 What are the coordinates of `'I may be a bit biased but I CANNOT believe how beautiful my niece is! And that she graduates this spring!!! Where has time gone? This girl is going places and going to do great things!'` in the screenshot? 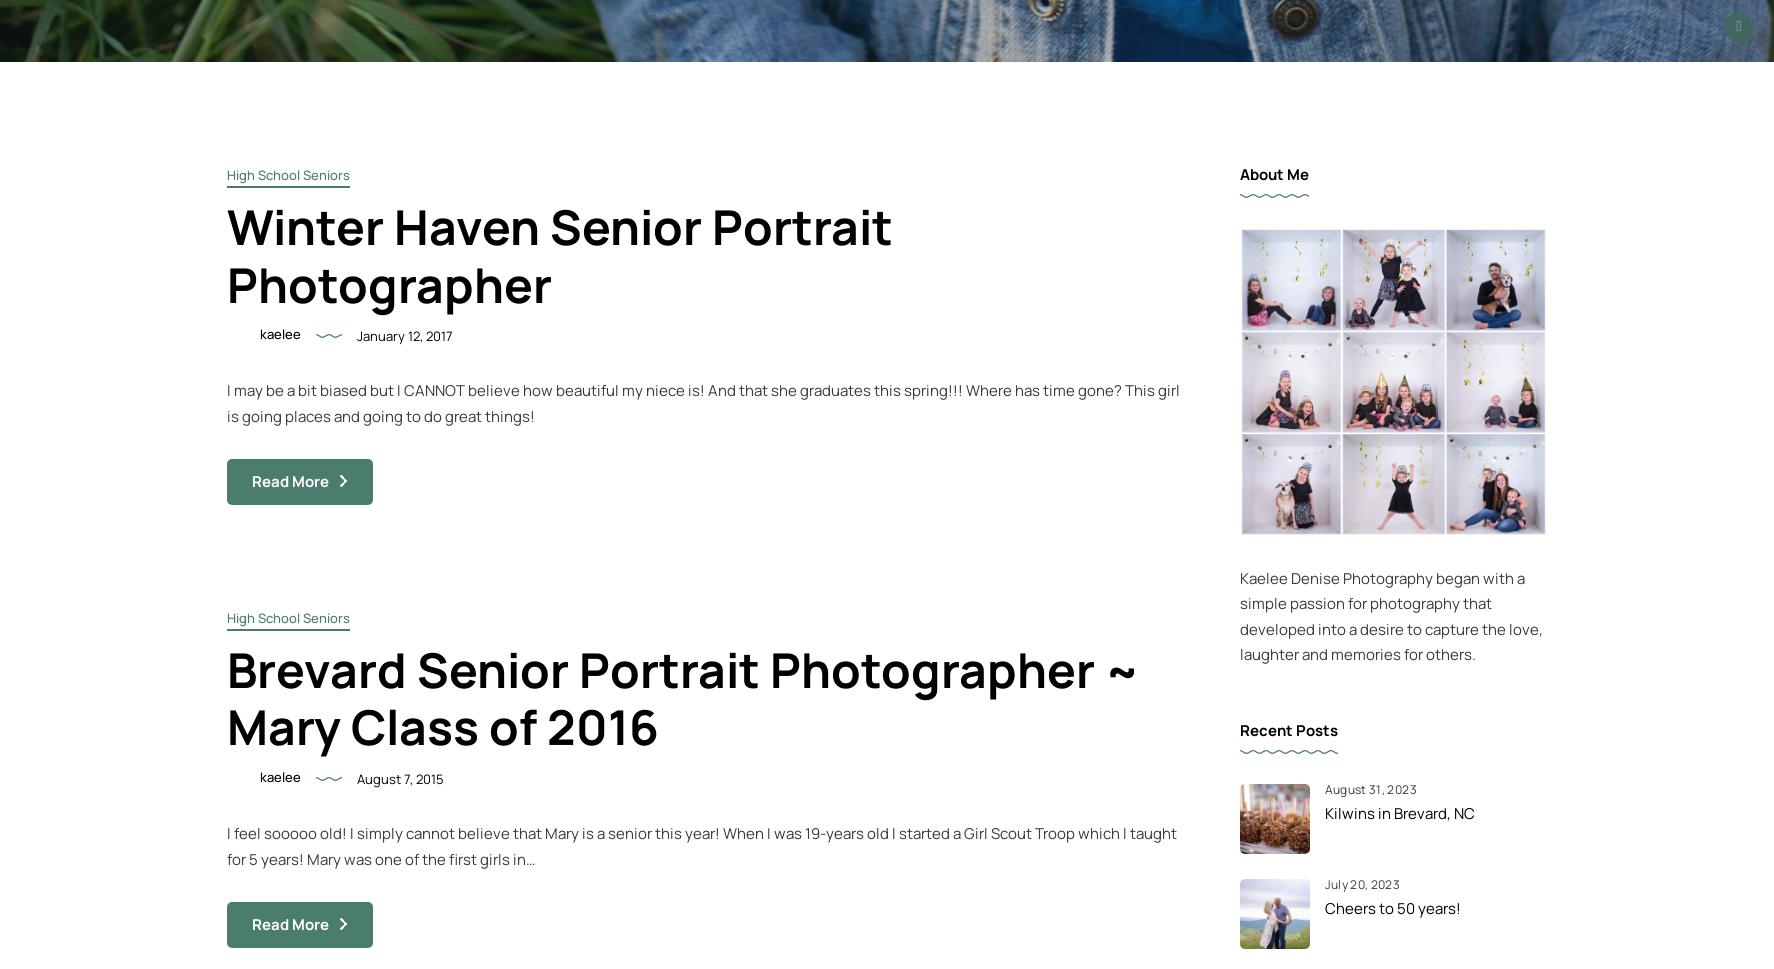 It's located at (703, 402).